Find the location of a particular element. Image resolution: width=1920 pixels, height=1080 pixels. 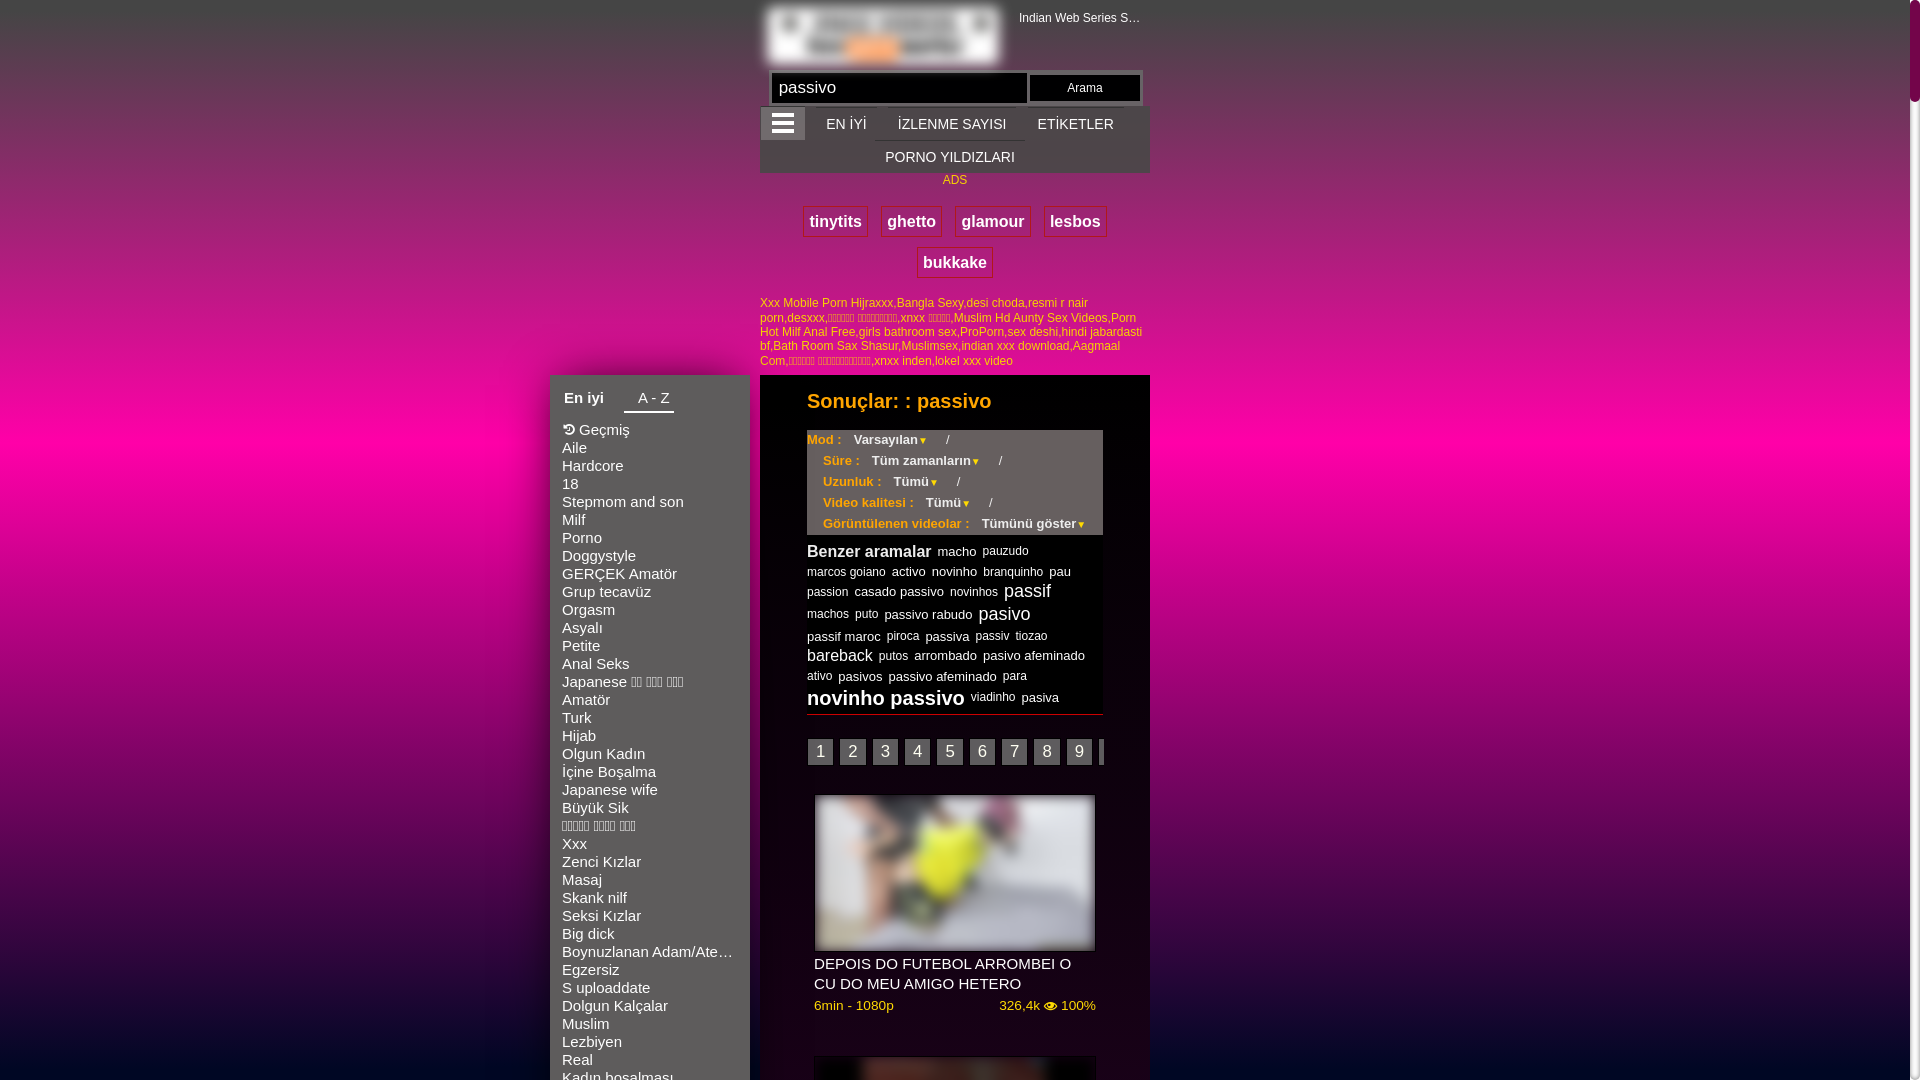

'DEPOIS DO FUTEBOL ARROMBEI O CU DO MEU AMIGO HETERO' is located at coordinates (814, 973).